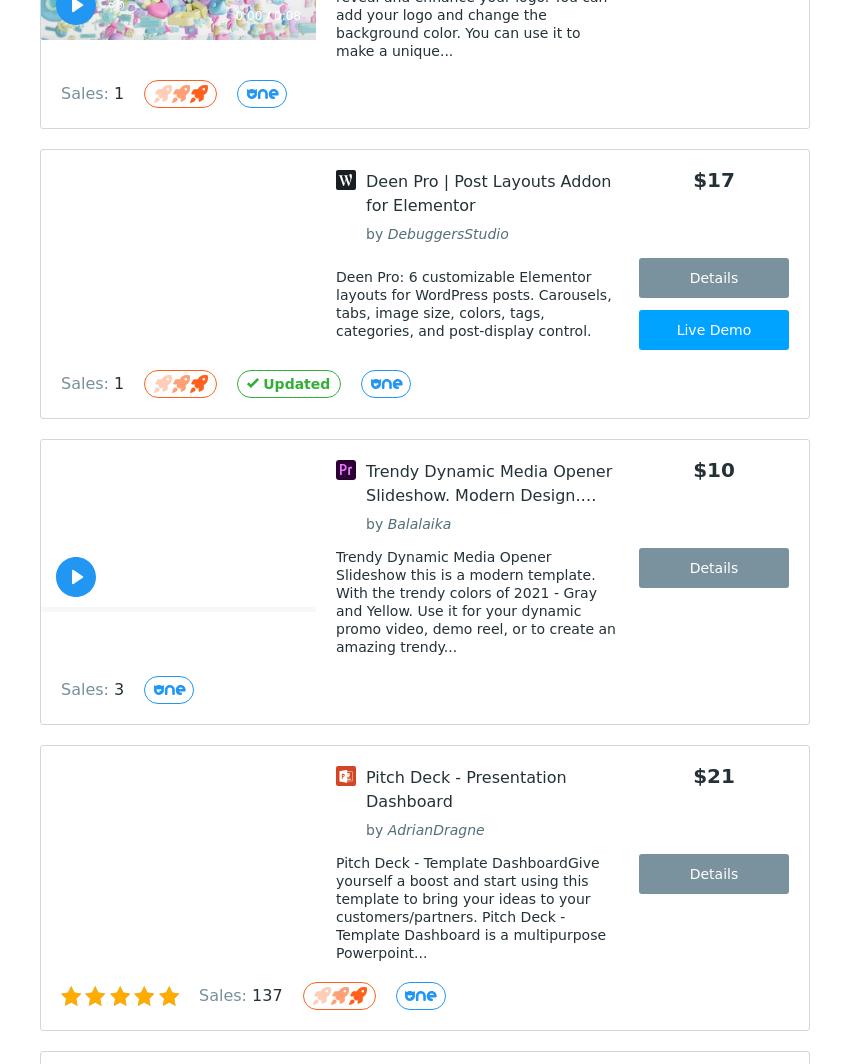  Describe the element at coordinates (464, 789) in the screenshot. I see `'Pitch Deck - Presentation Dashboard'` at that location.